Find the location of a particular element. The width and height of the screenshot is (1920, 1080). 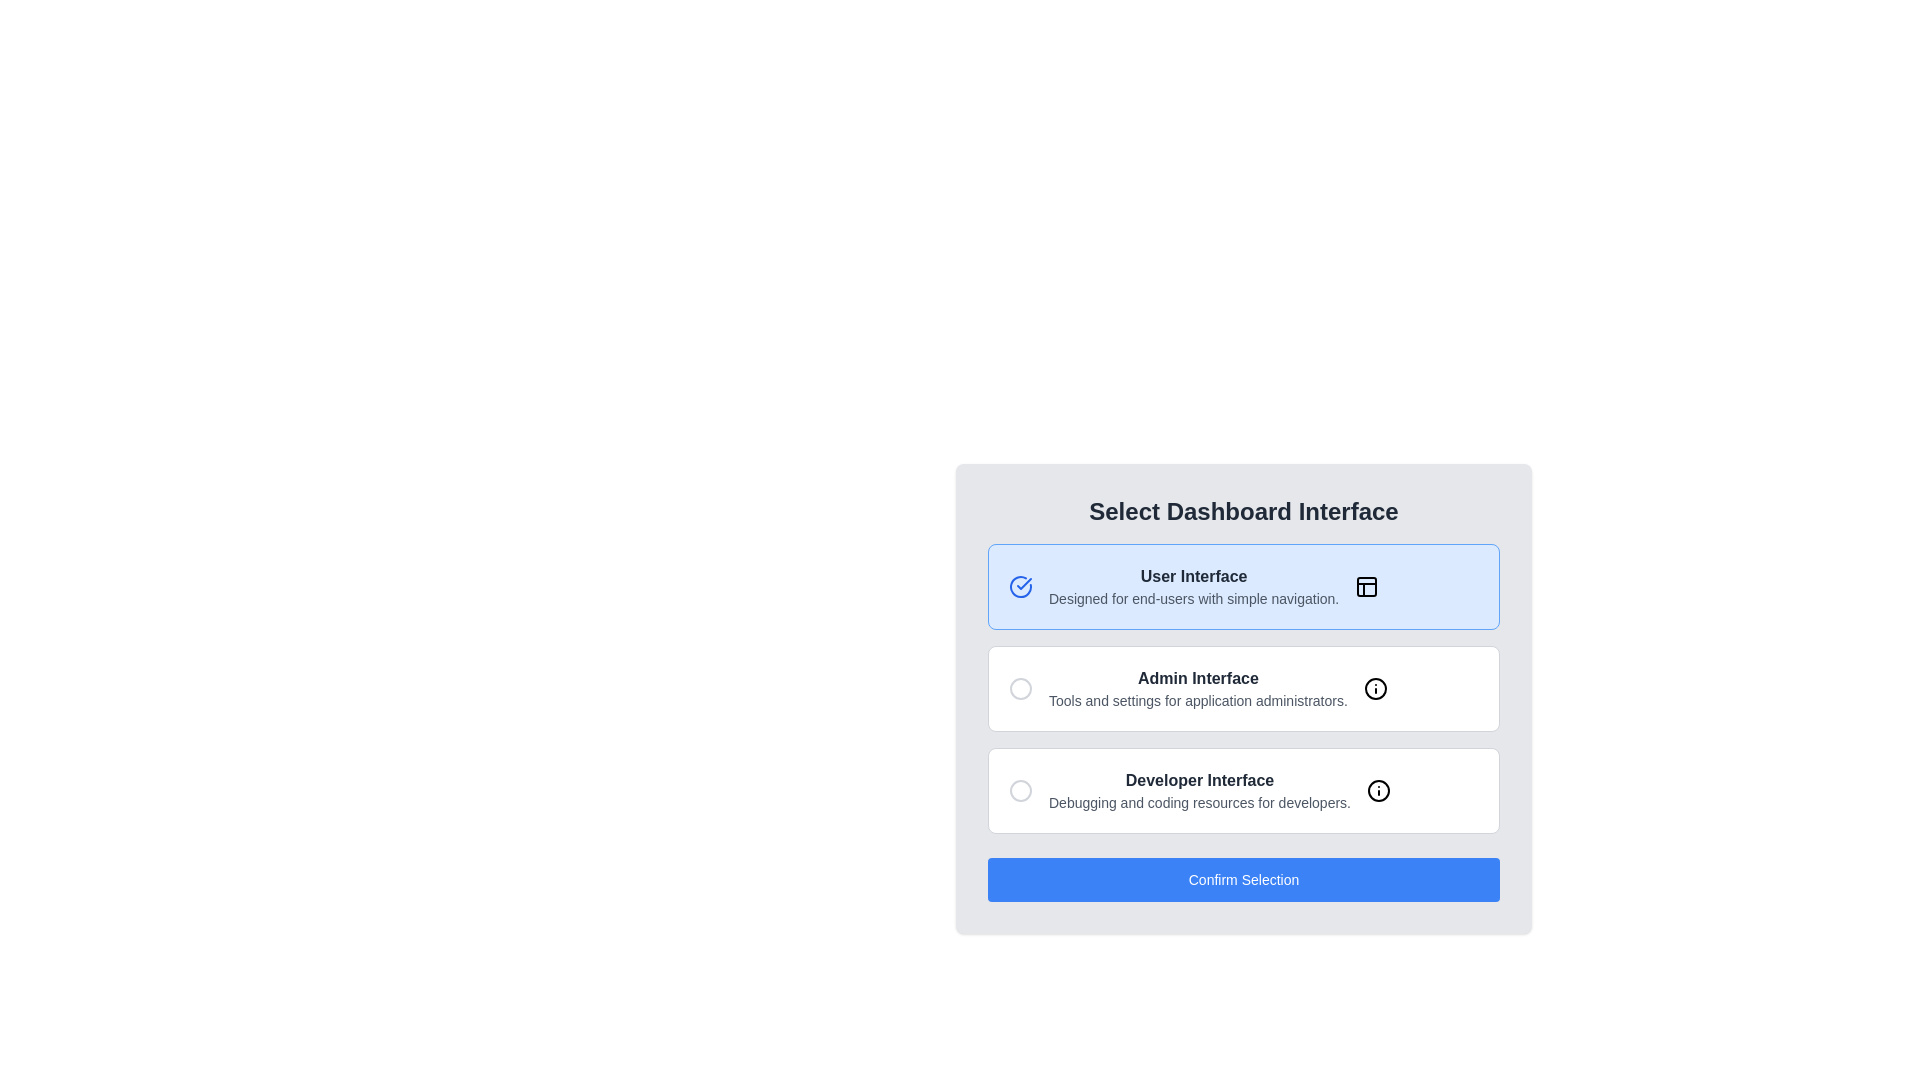

the circular icon with a thin black outline and a centered exclamation mark located to the right of the 'Admin Interface' option in the dashboard is located at coordinates (1374, 688).